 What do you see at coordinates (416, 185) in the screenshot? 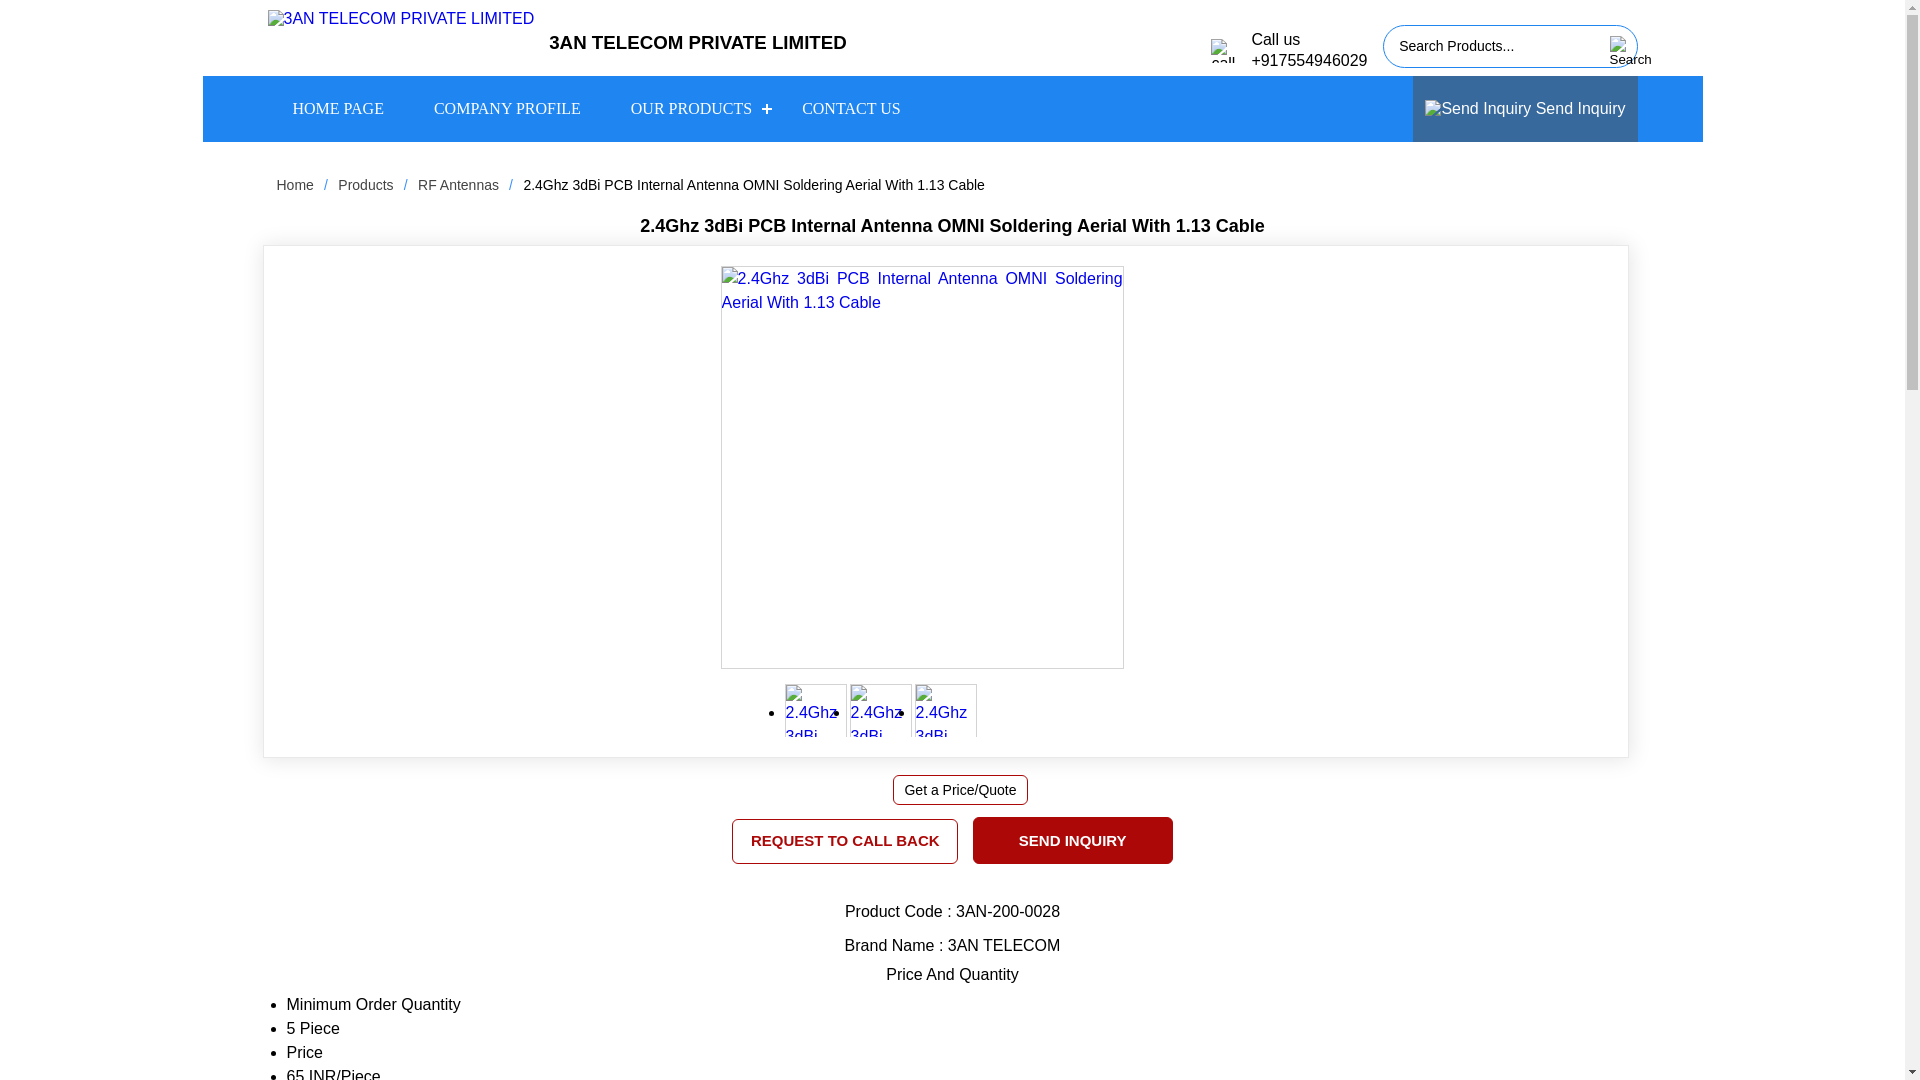
I see `'RF Antennas'` at bounding box center [416, 185].